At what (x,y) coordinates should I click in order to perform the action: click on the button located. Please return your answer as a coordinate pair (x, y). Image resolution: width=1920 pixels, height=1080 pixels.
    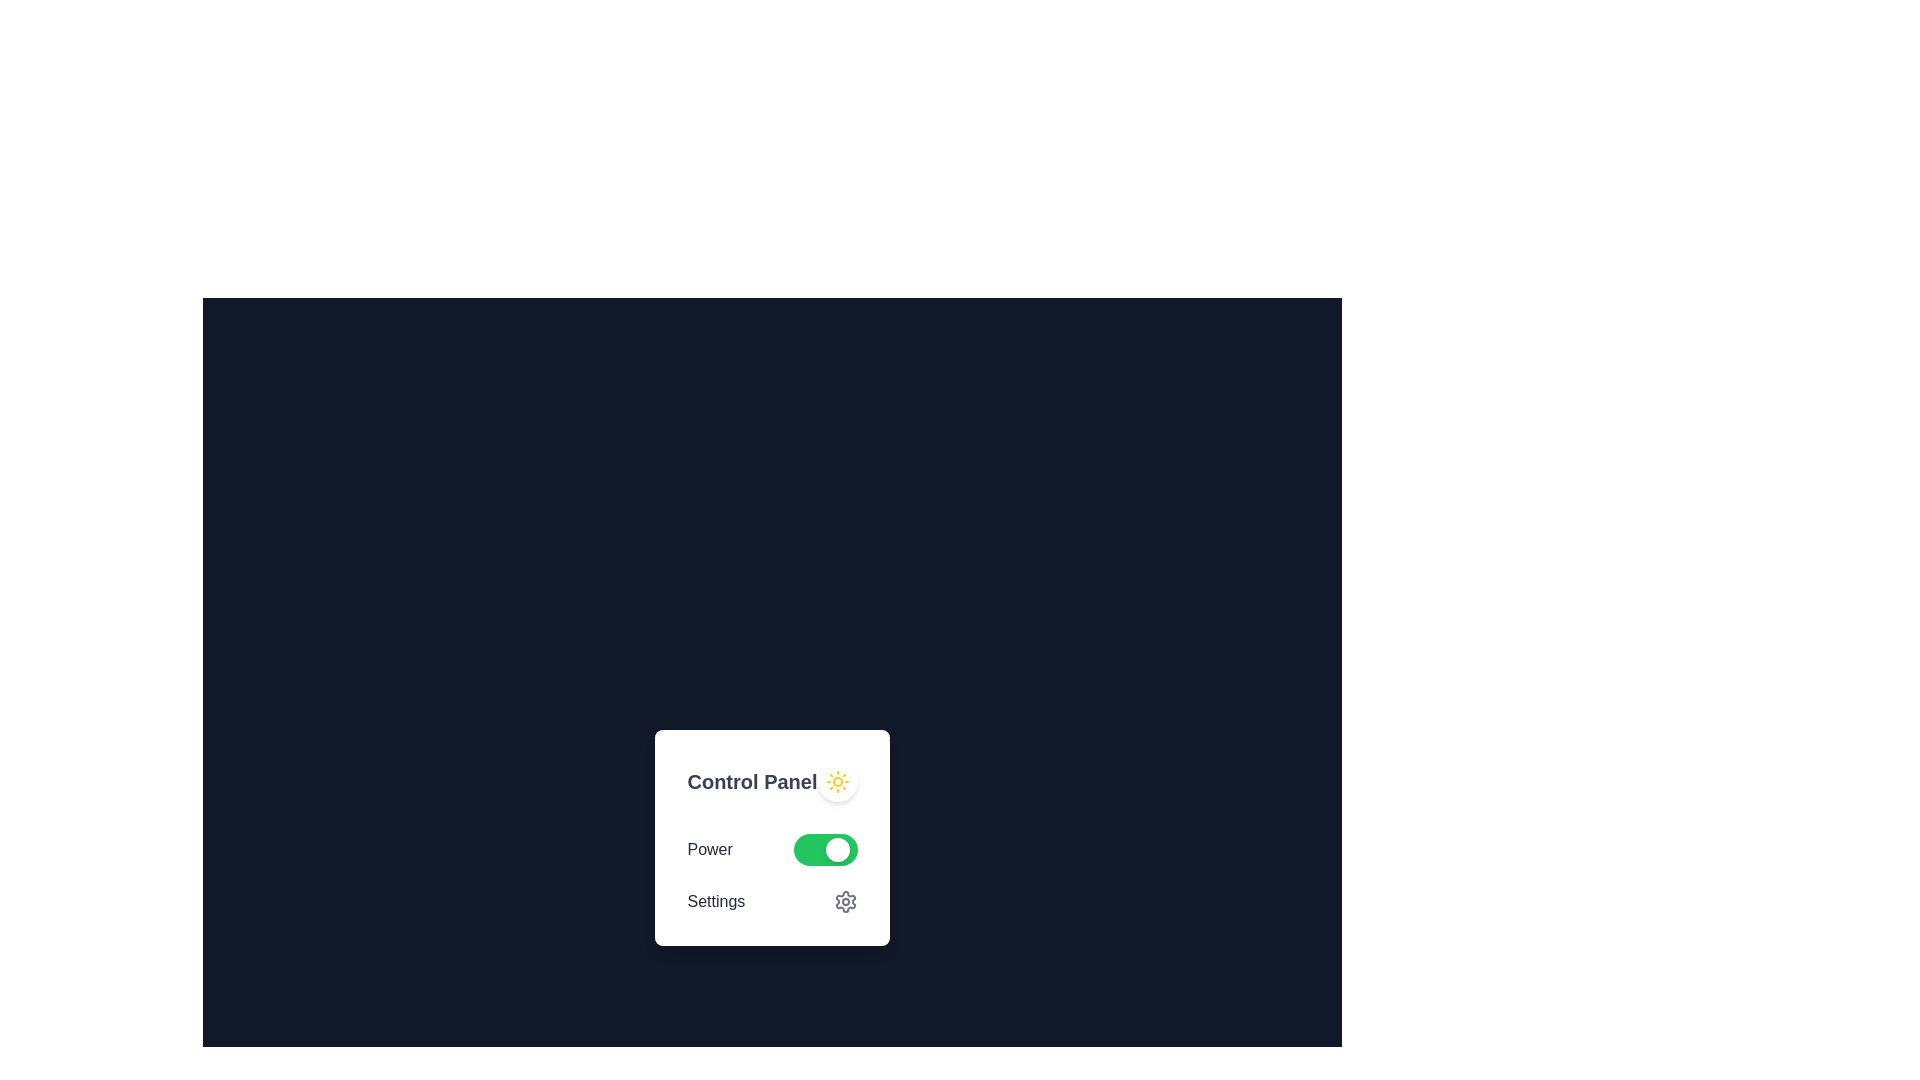
    Looking at the image, I should click on (837, 781).